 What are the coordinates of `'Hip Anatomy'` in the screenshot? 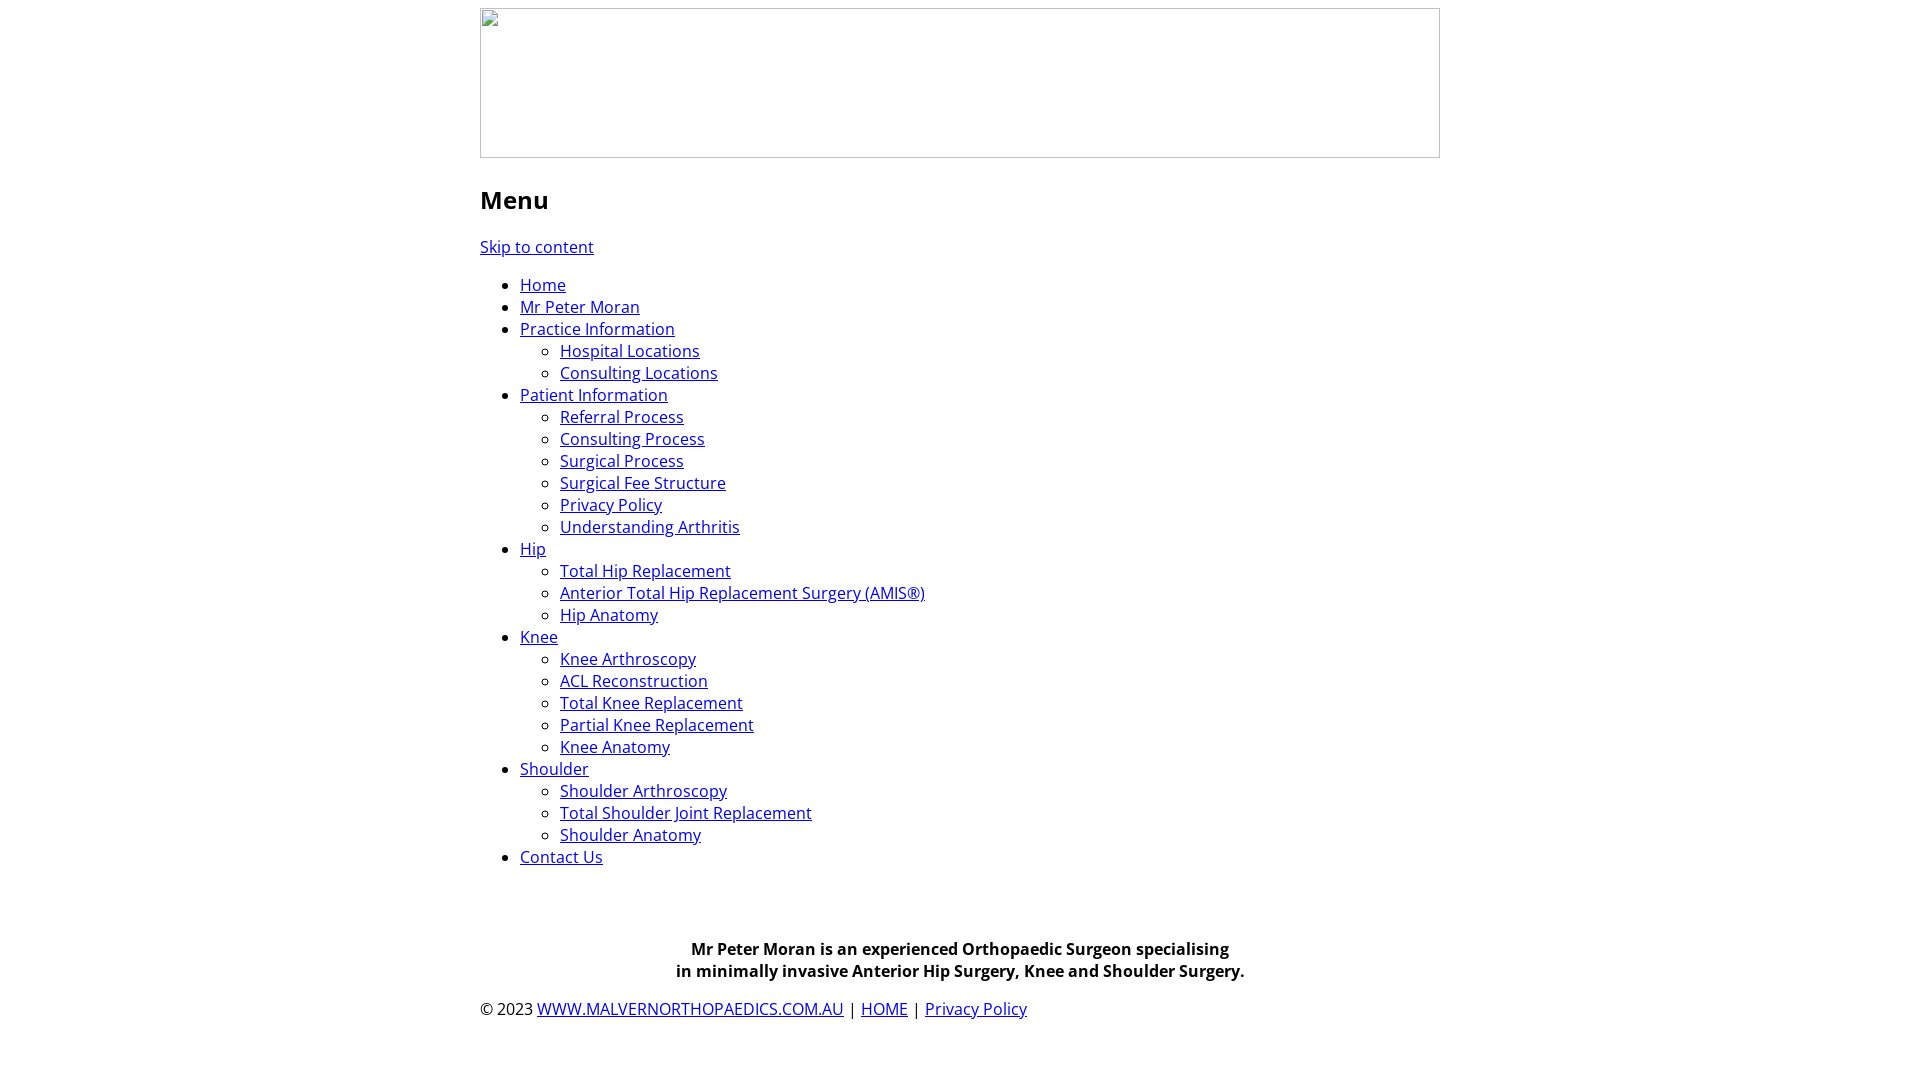 It's located at (608, 613).